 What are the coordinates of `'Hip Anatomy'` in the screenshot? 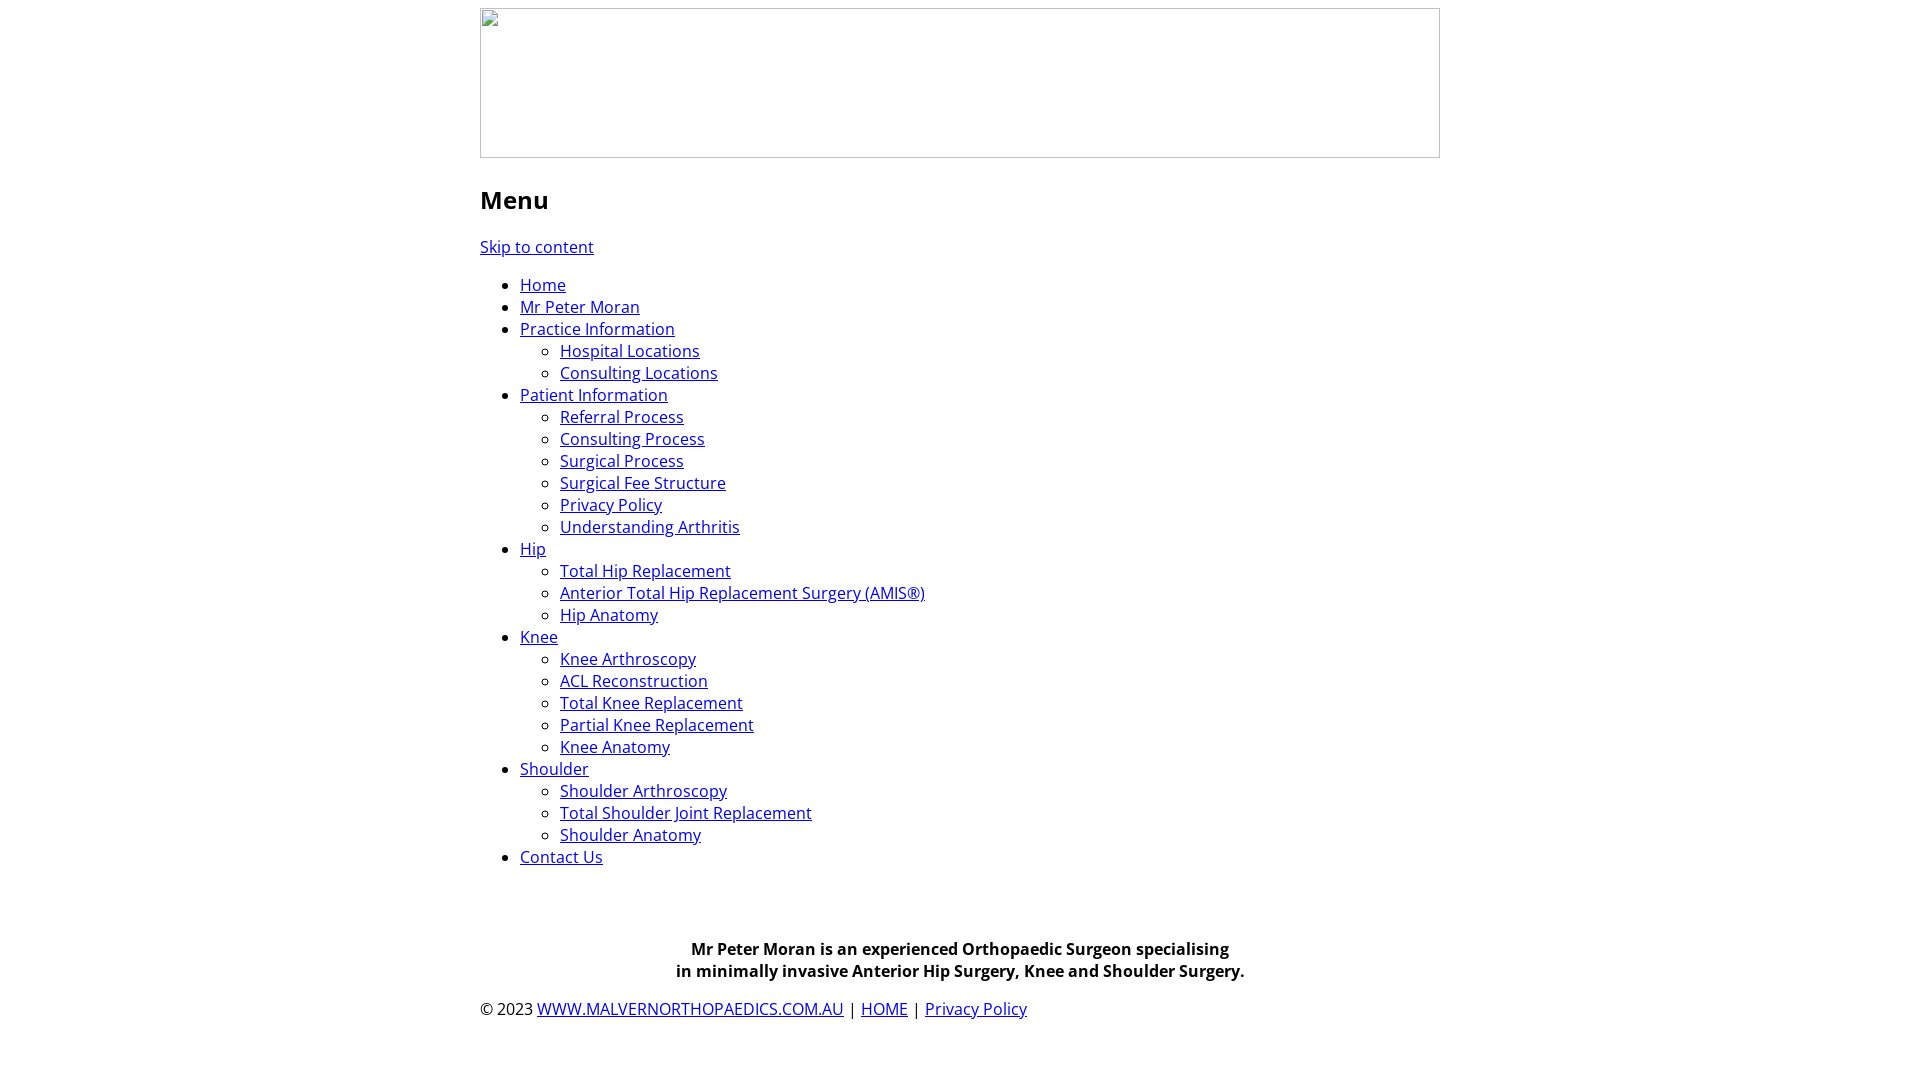 It's located at (608, 613).